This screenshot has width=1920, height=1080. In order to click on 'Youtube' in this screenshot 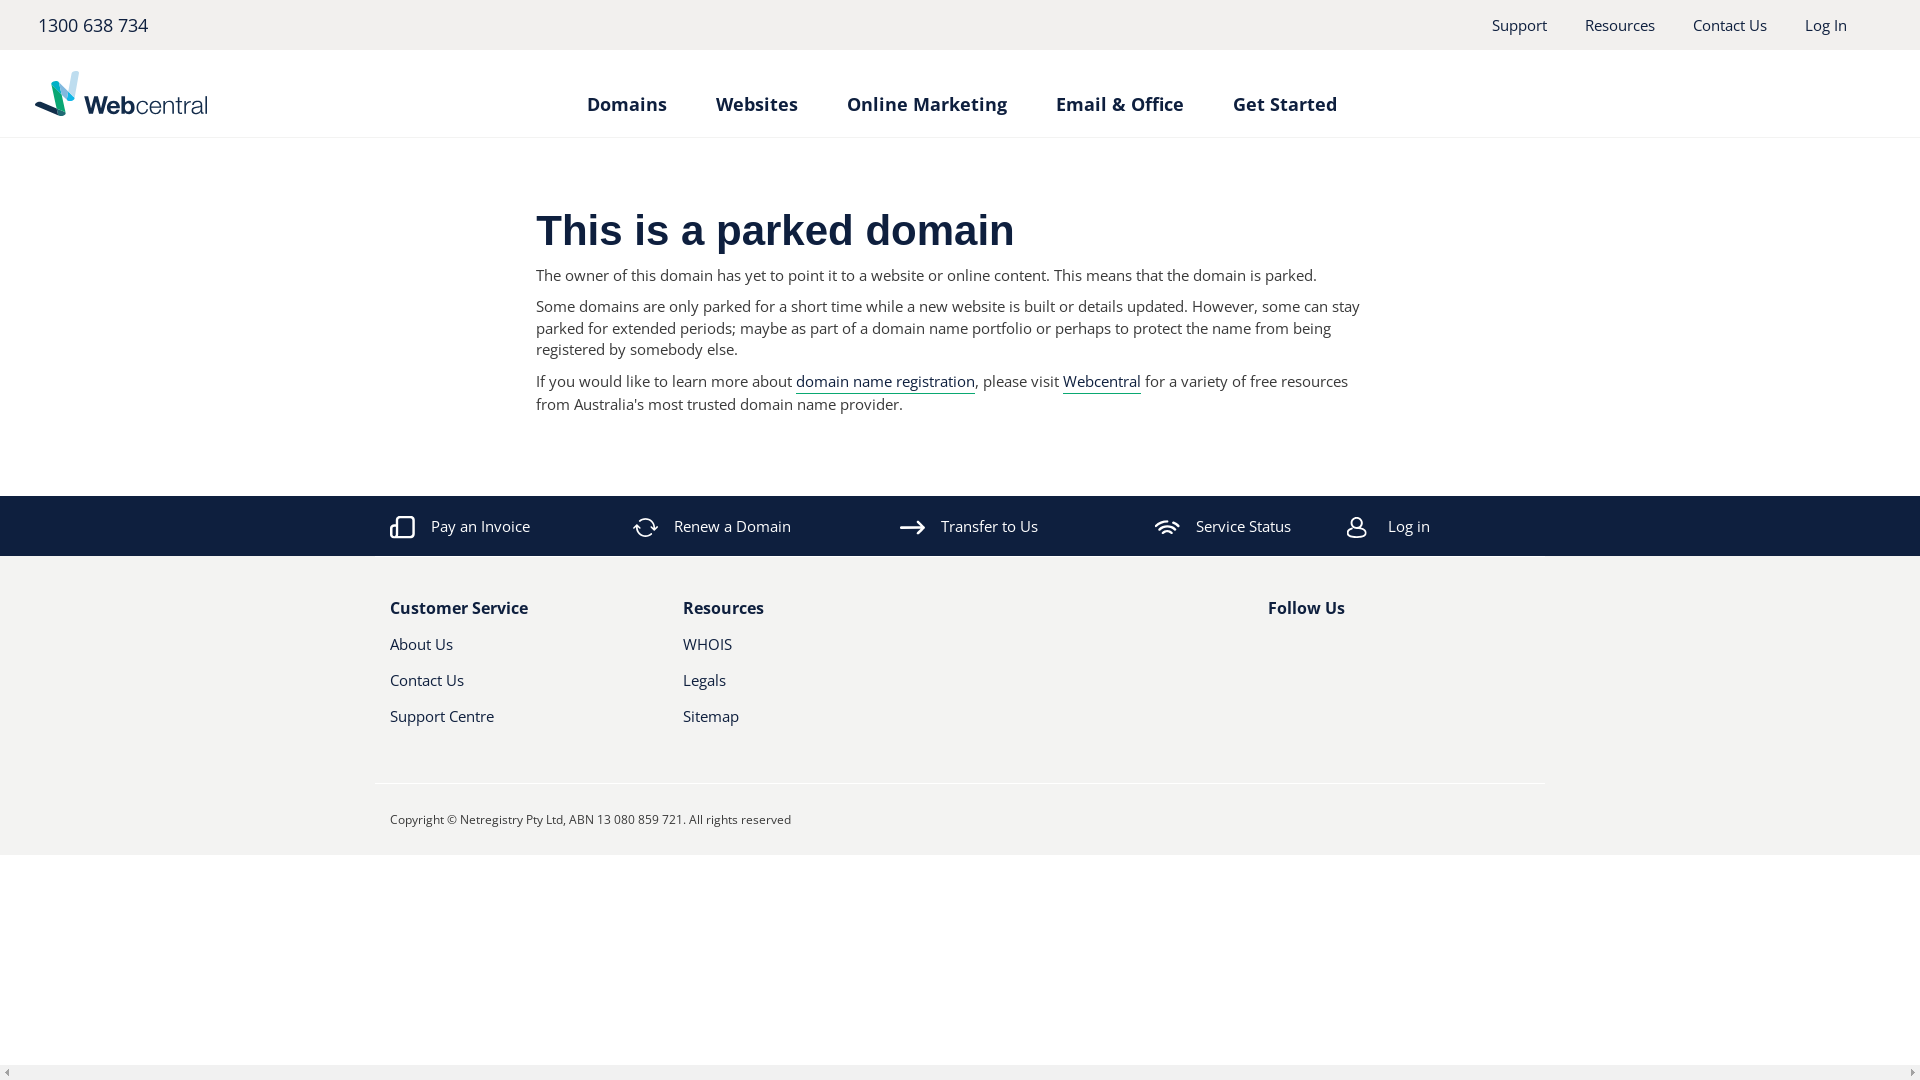, I will do `click(1344, 652)`.